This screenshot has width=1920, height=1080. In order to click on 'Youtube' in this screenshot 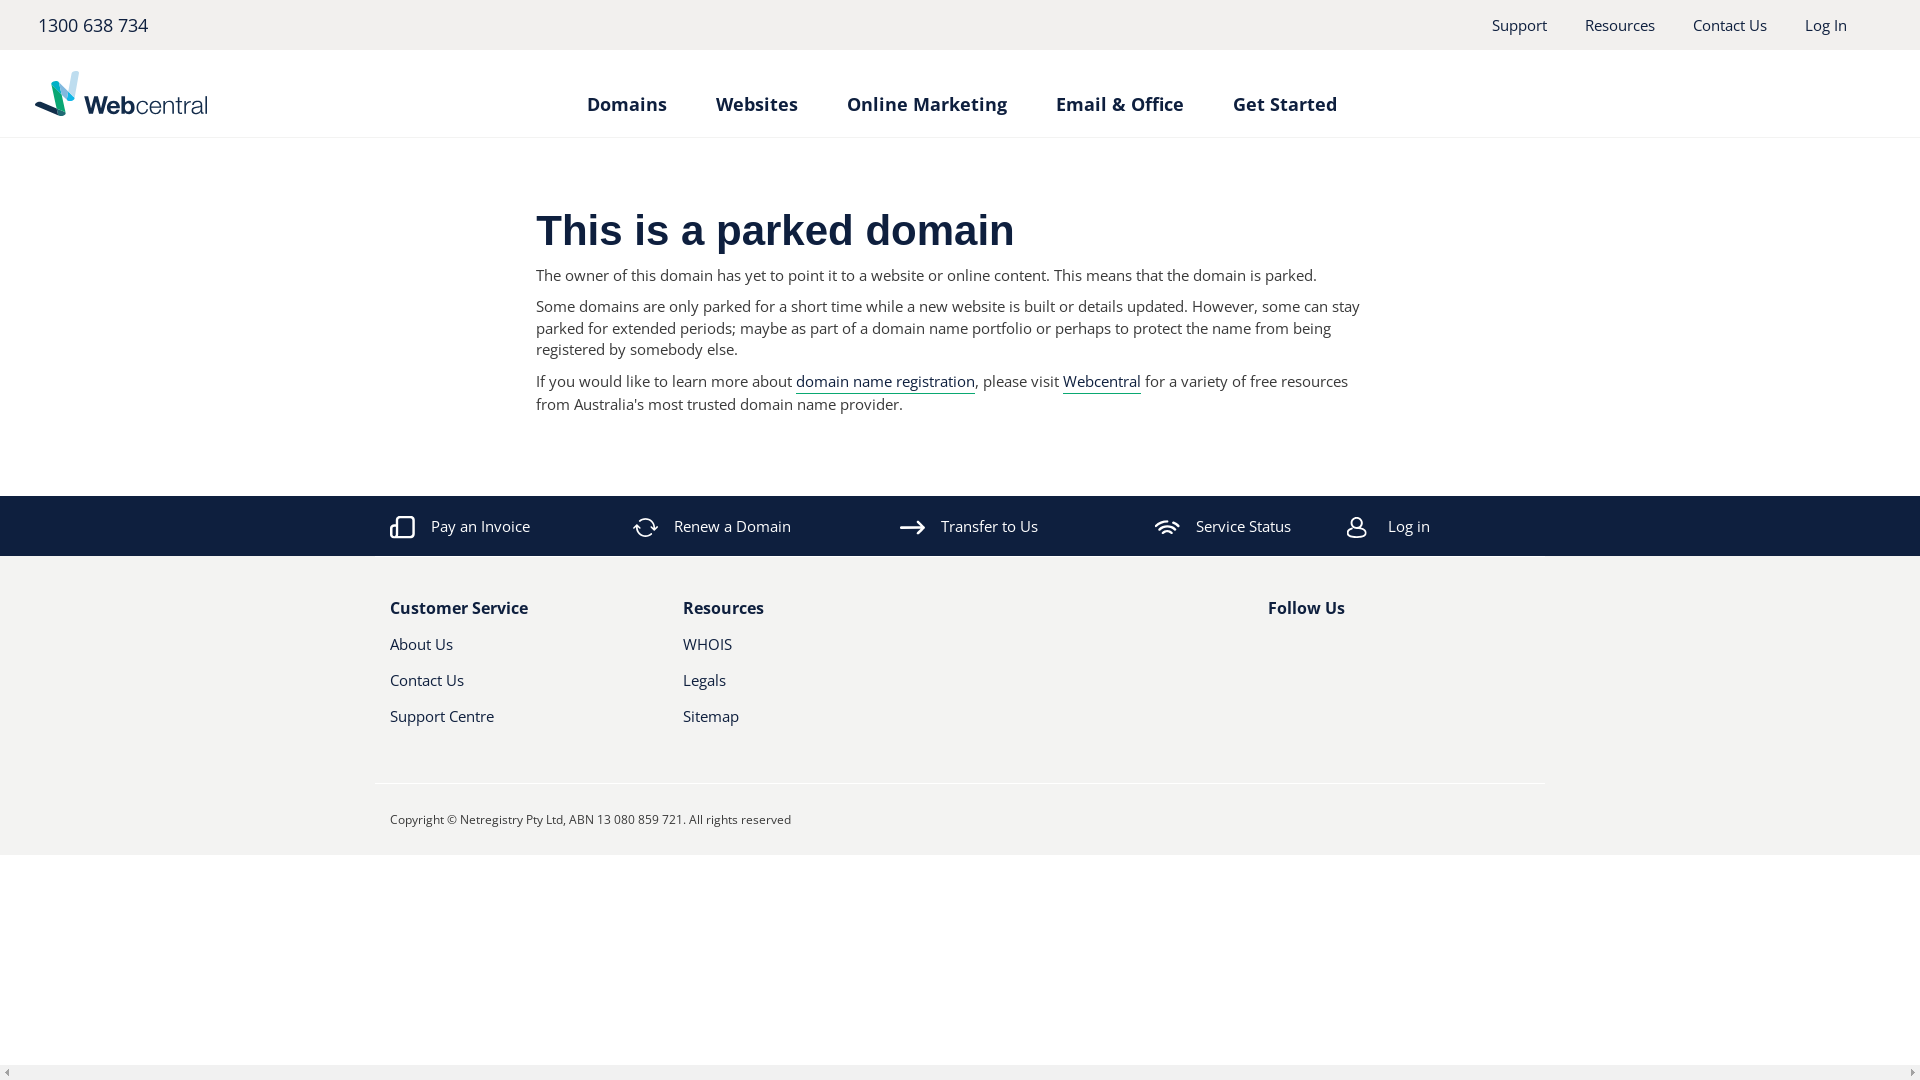, I will do `click(1344, 652)`.